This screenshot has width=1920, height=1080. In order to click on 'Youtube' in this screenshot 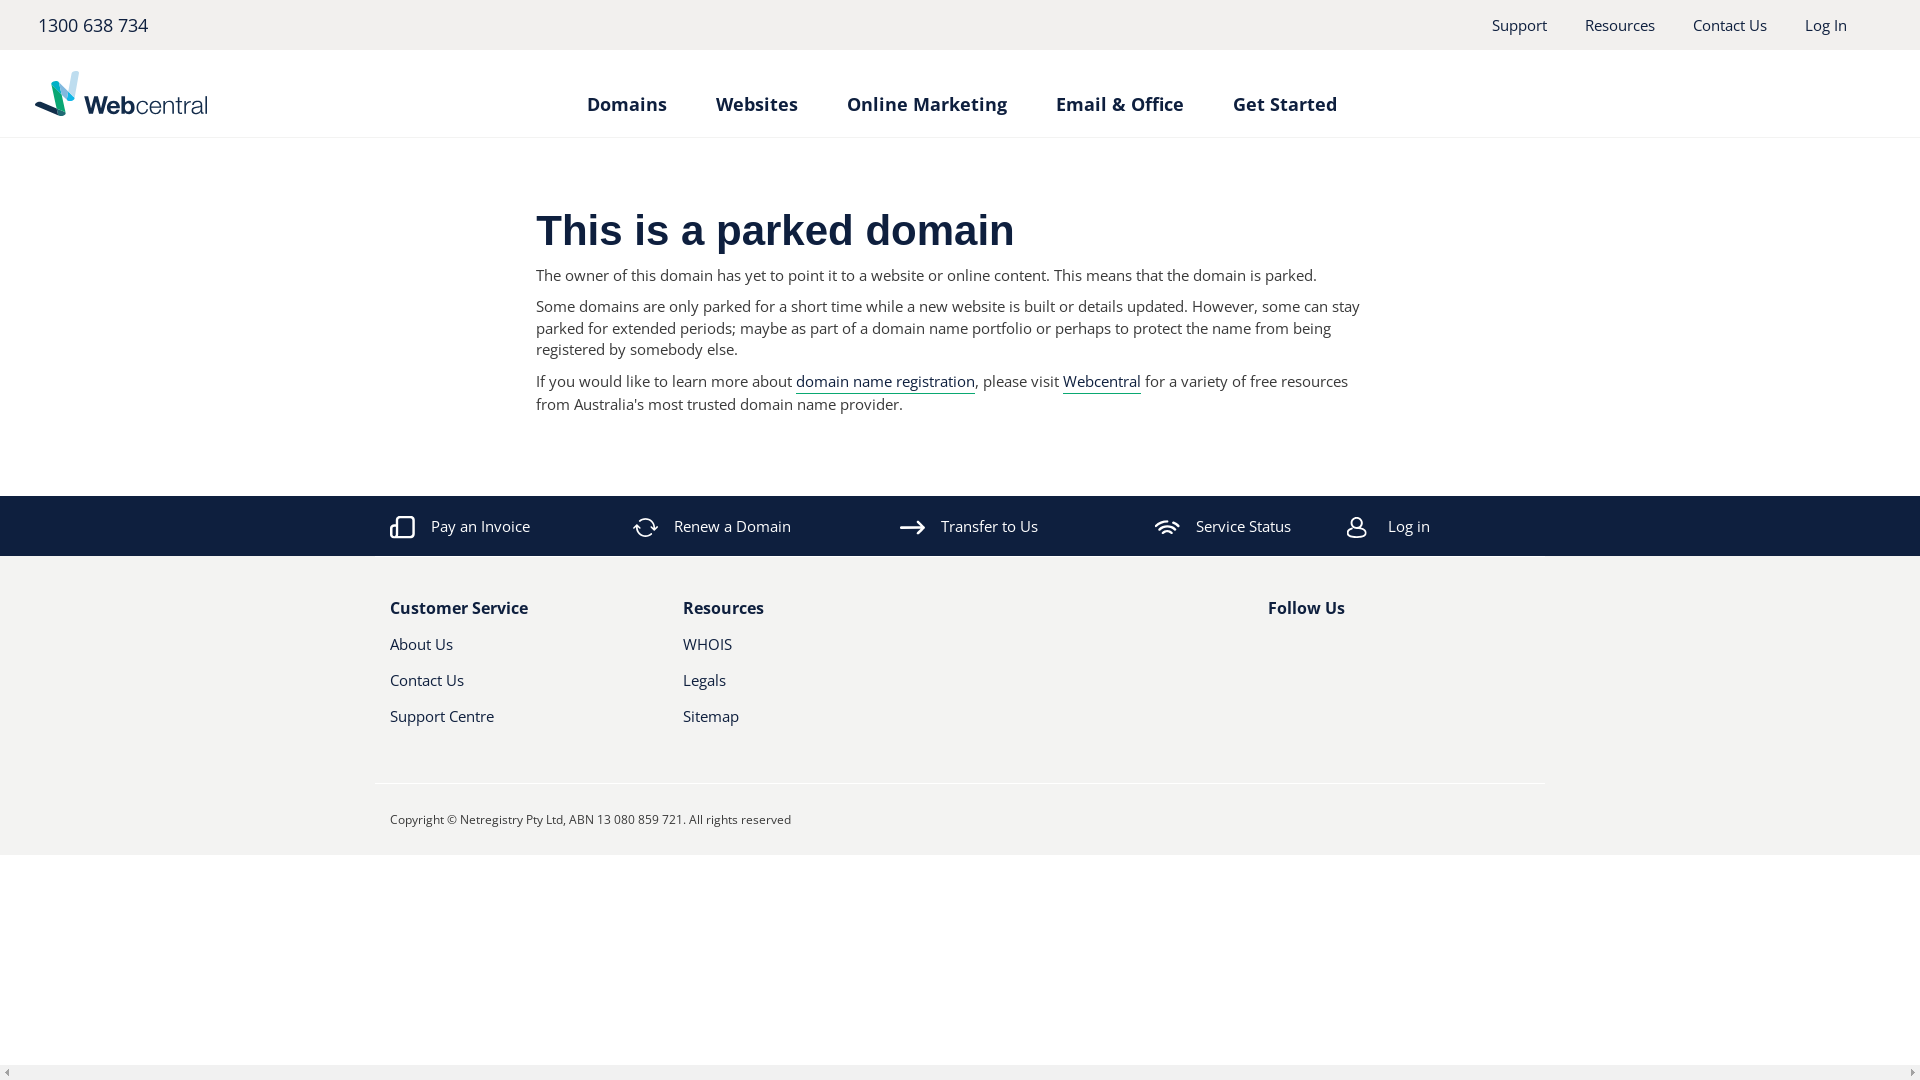, I will do `click(1344, 652)`.